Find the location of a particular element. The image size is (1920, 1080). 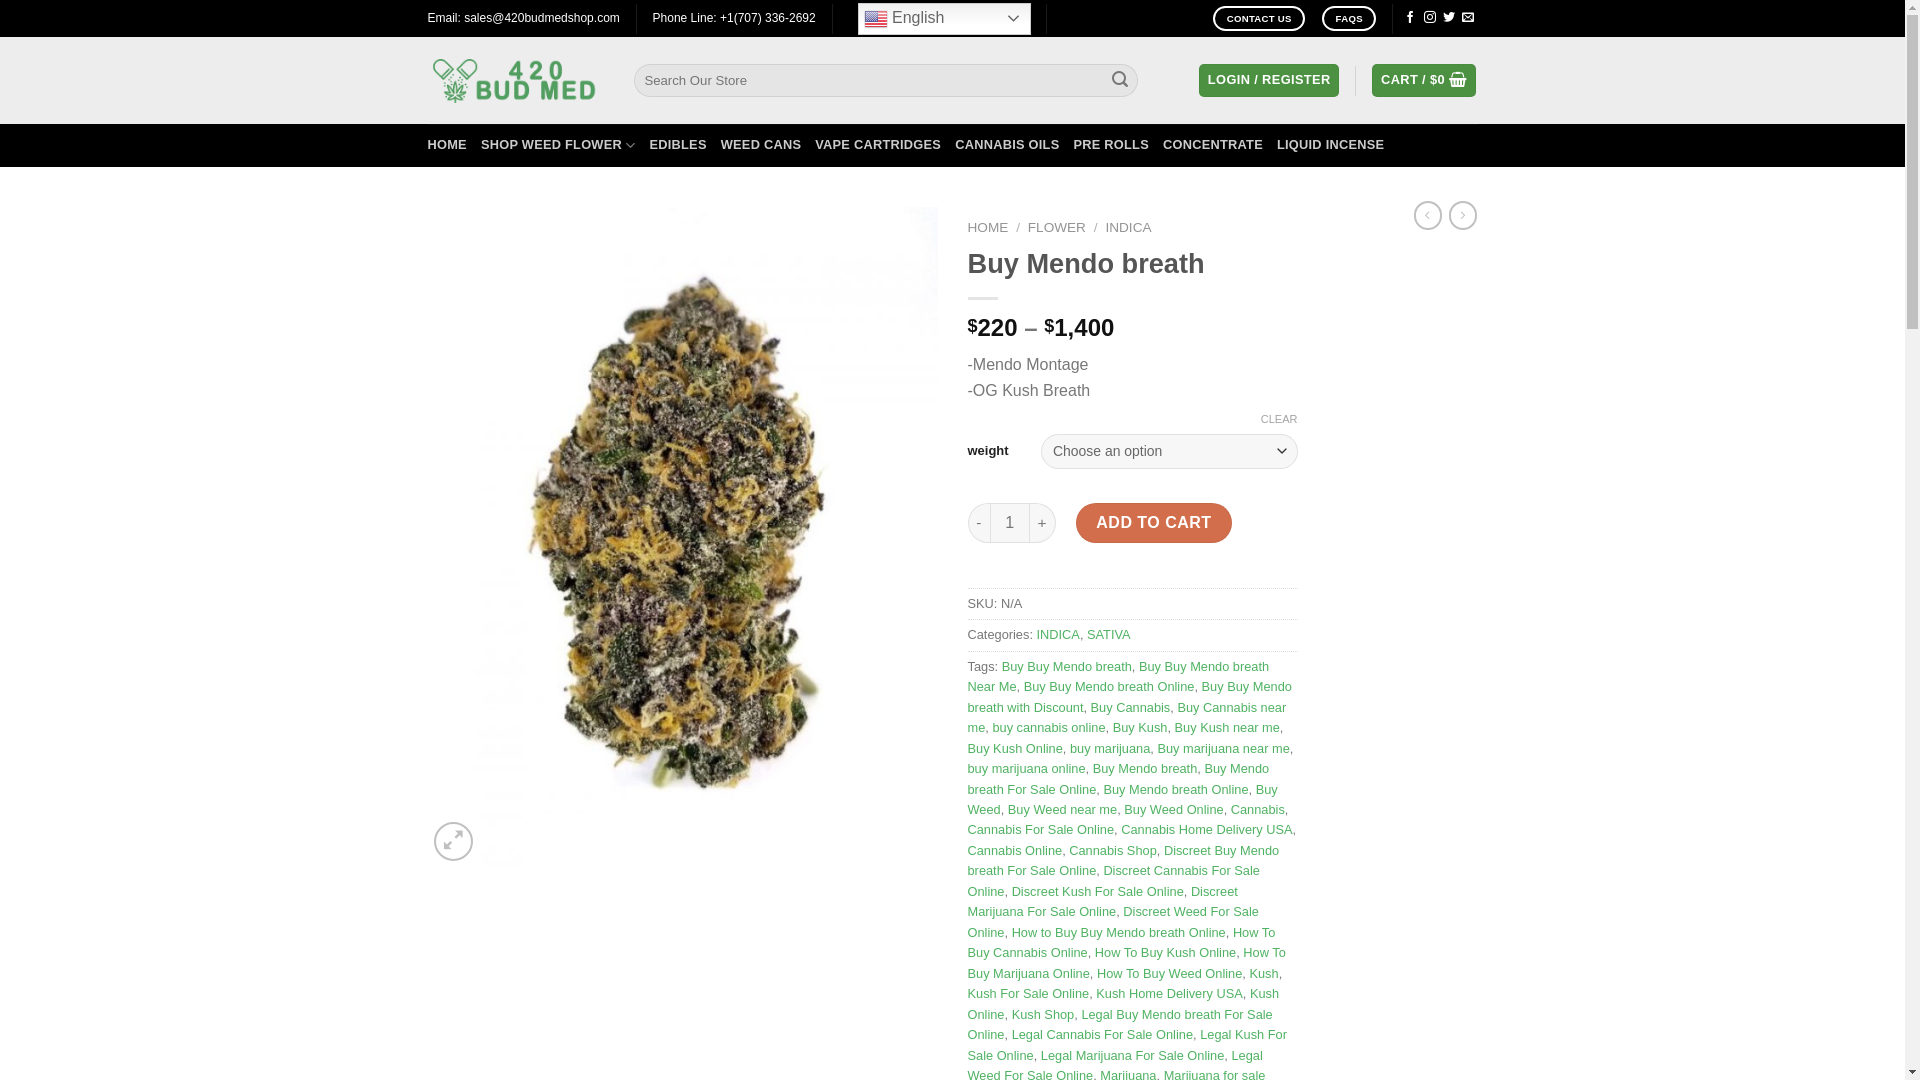

'Follow on Facebook' is located at coordinates (1409, 18).